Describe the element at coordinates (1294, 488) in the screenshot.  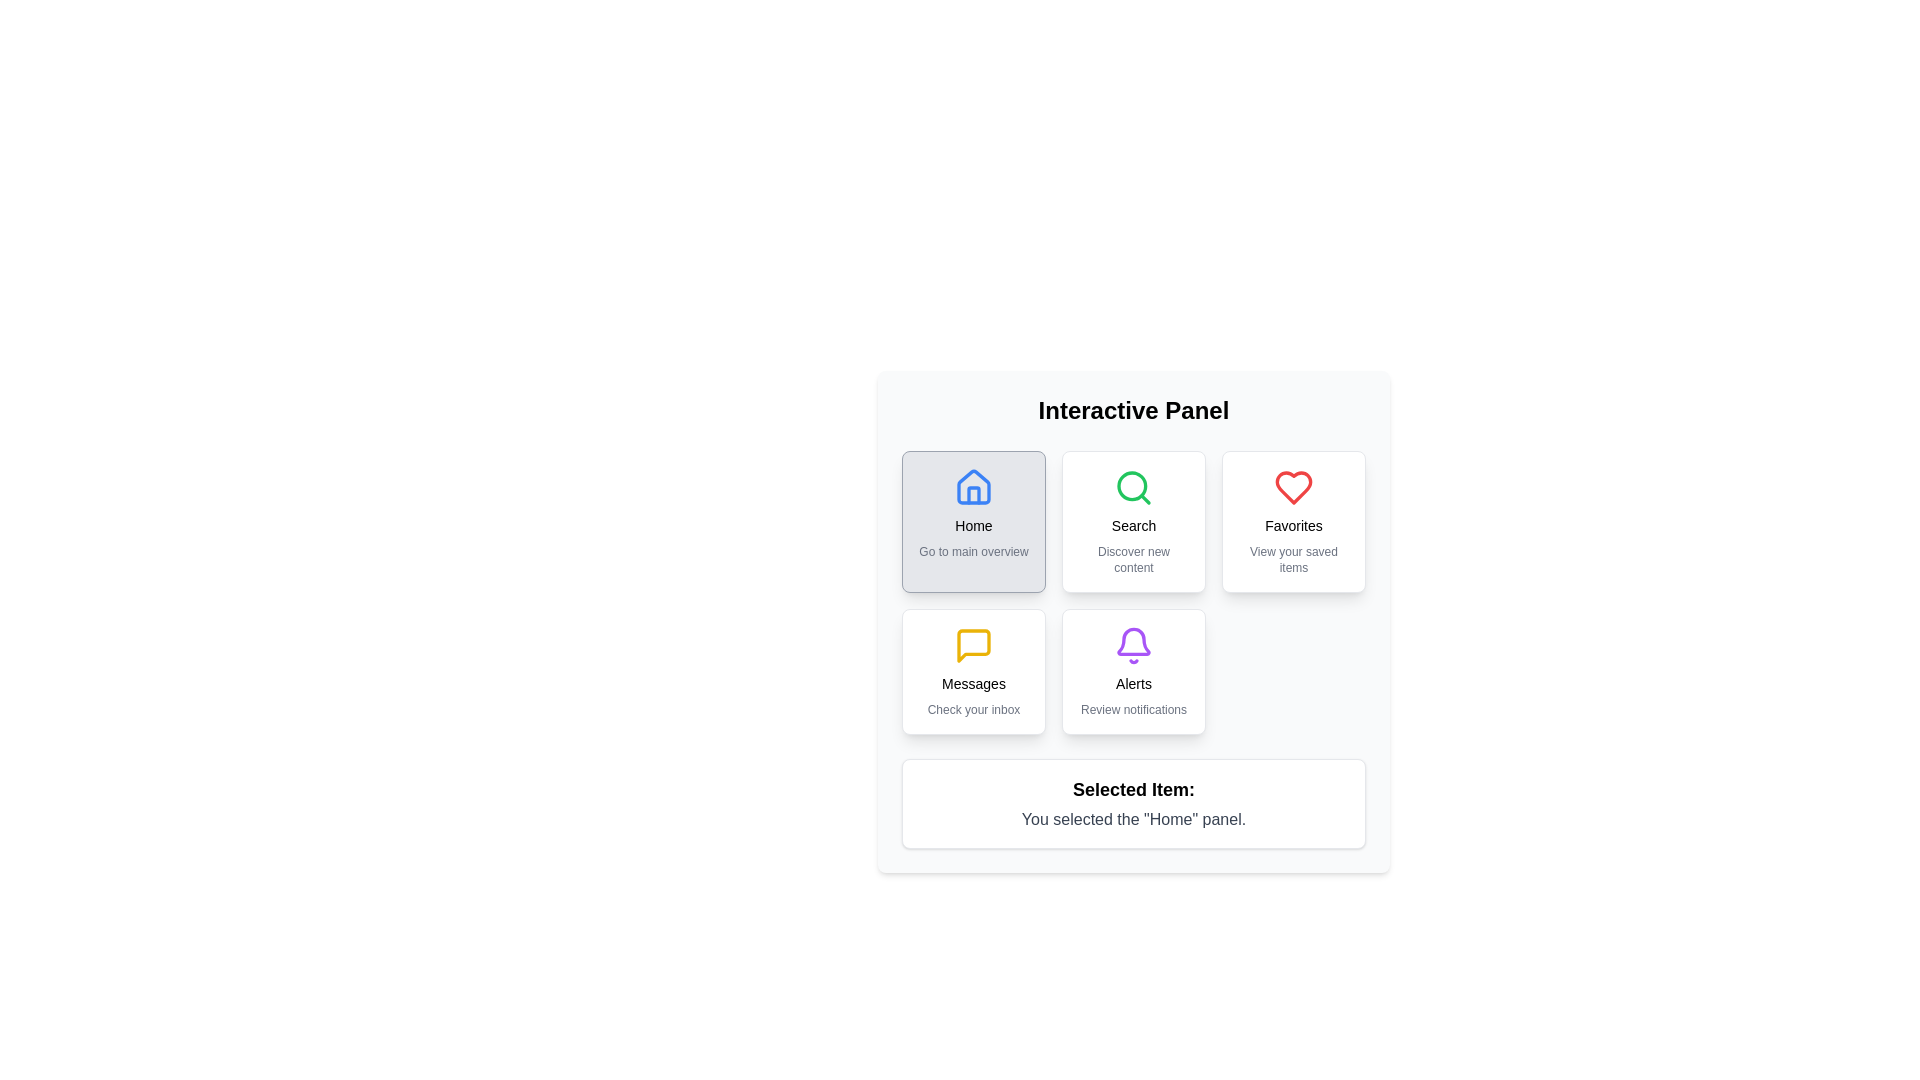
I see `the visual representation of the red heart icon indicating a 'favorite' state, which is part of the 'Favorites' card located in the top-right section of the grid layout` at that location.